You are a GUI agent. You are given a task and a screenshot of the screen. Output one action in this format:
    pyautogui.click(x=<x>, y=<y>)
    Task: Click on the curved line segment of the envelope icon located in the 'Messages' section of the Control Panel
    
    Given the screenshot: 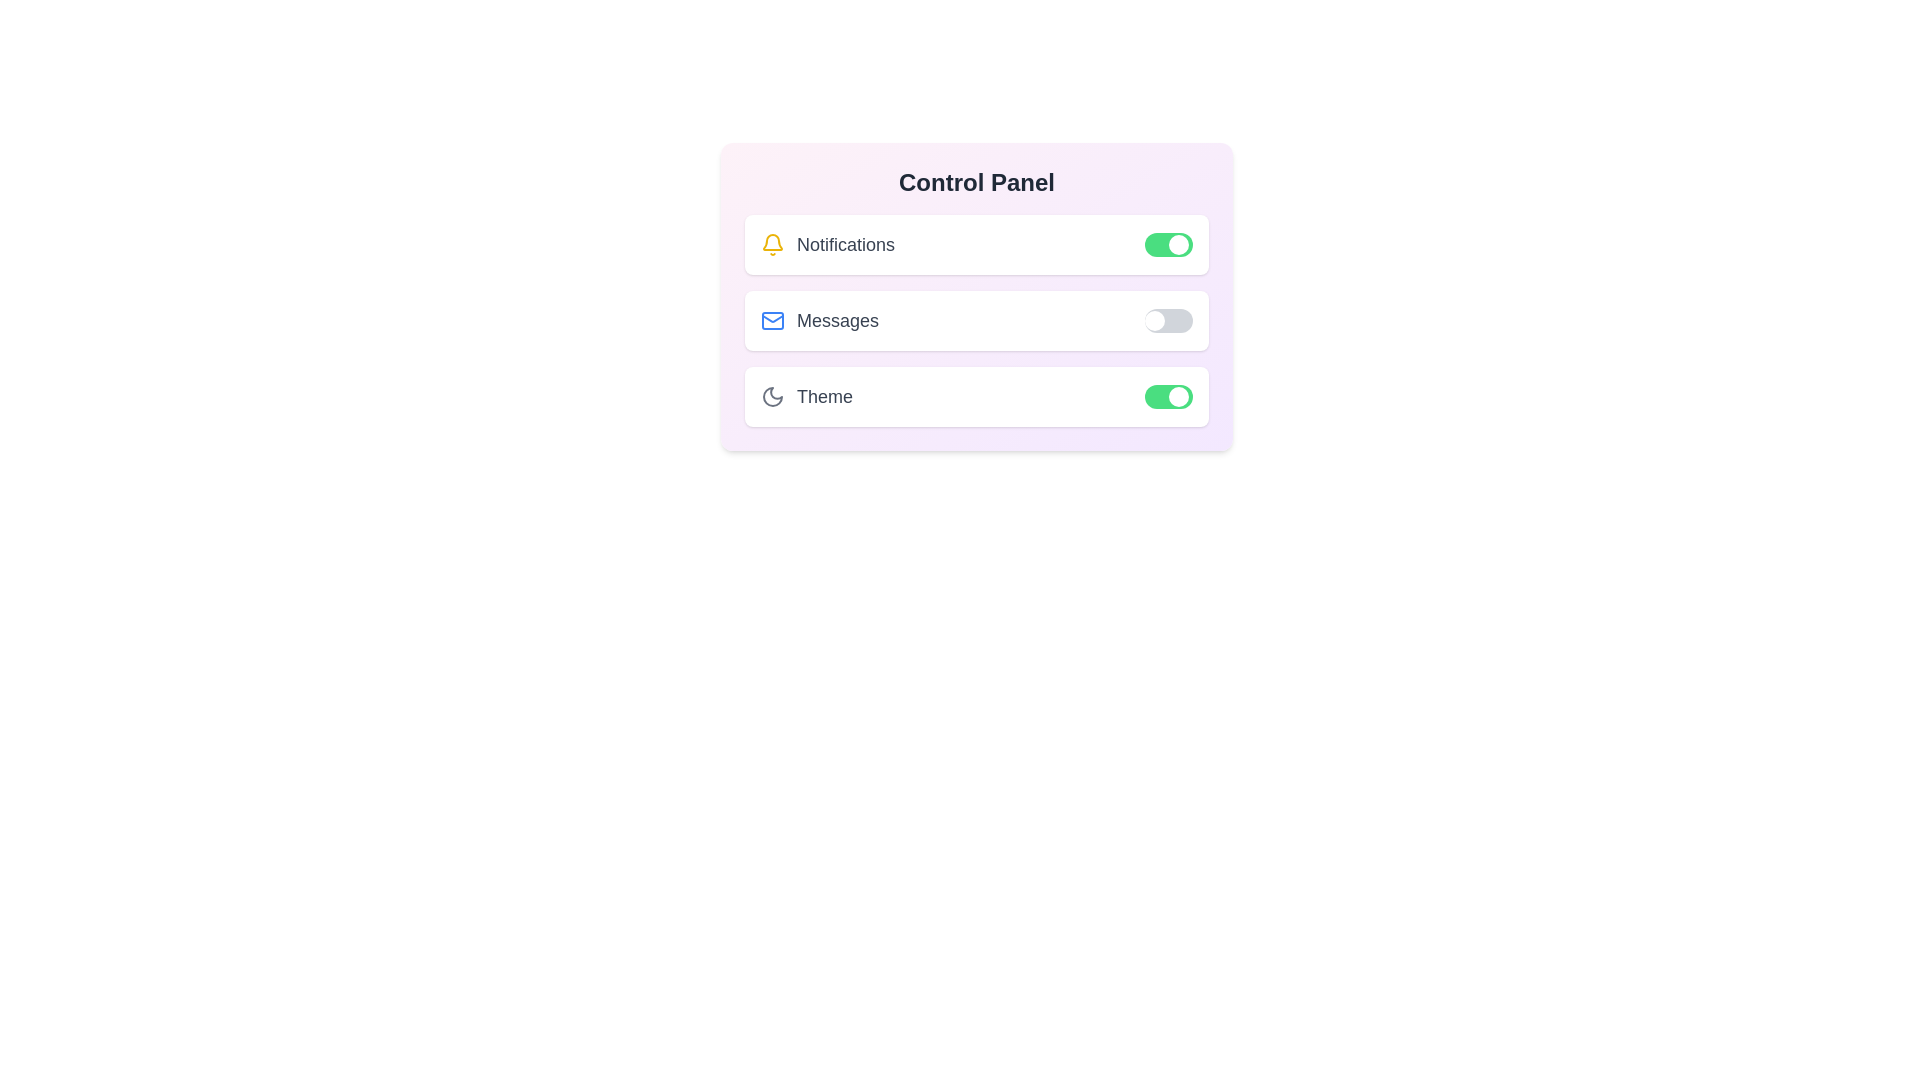 What is the action you would take?
    pyautogui.click(x=771, y=316)
    